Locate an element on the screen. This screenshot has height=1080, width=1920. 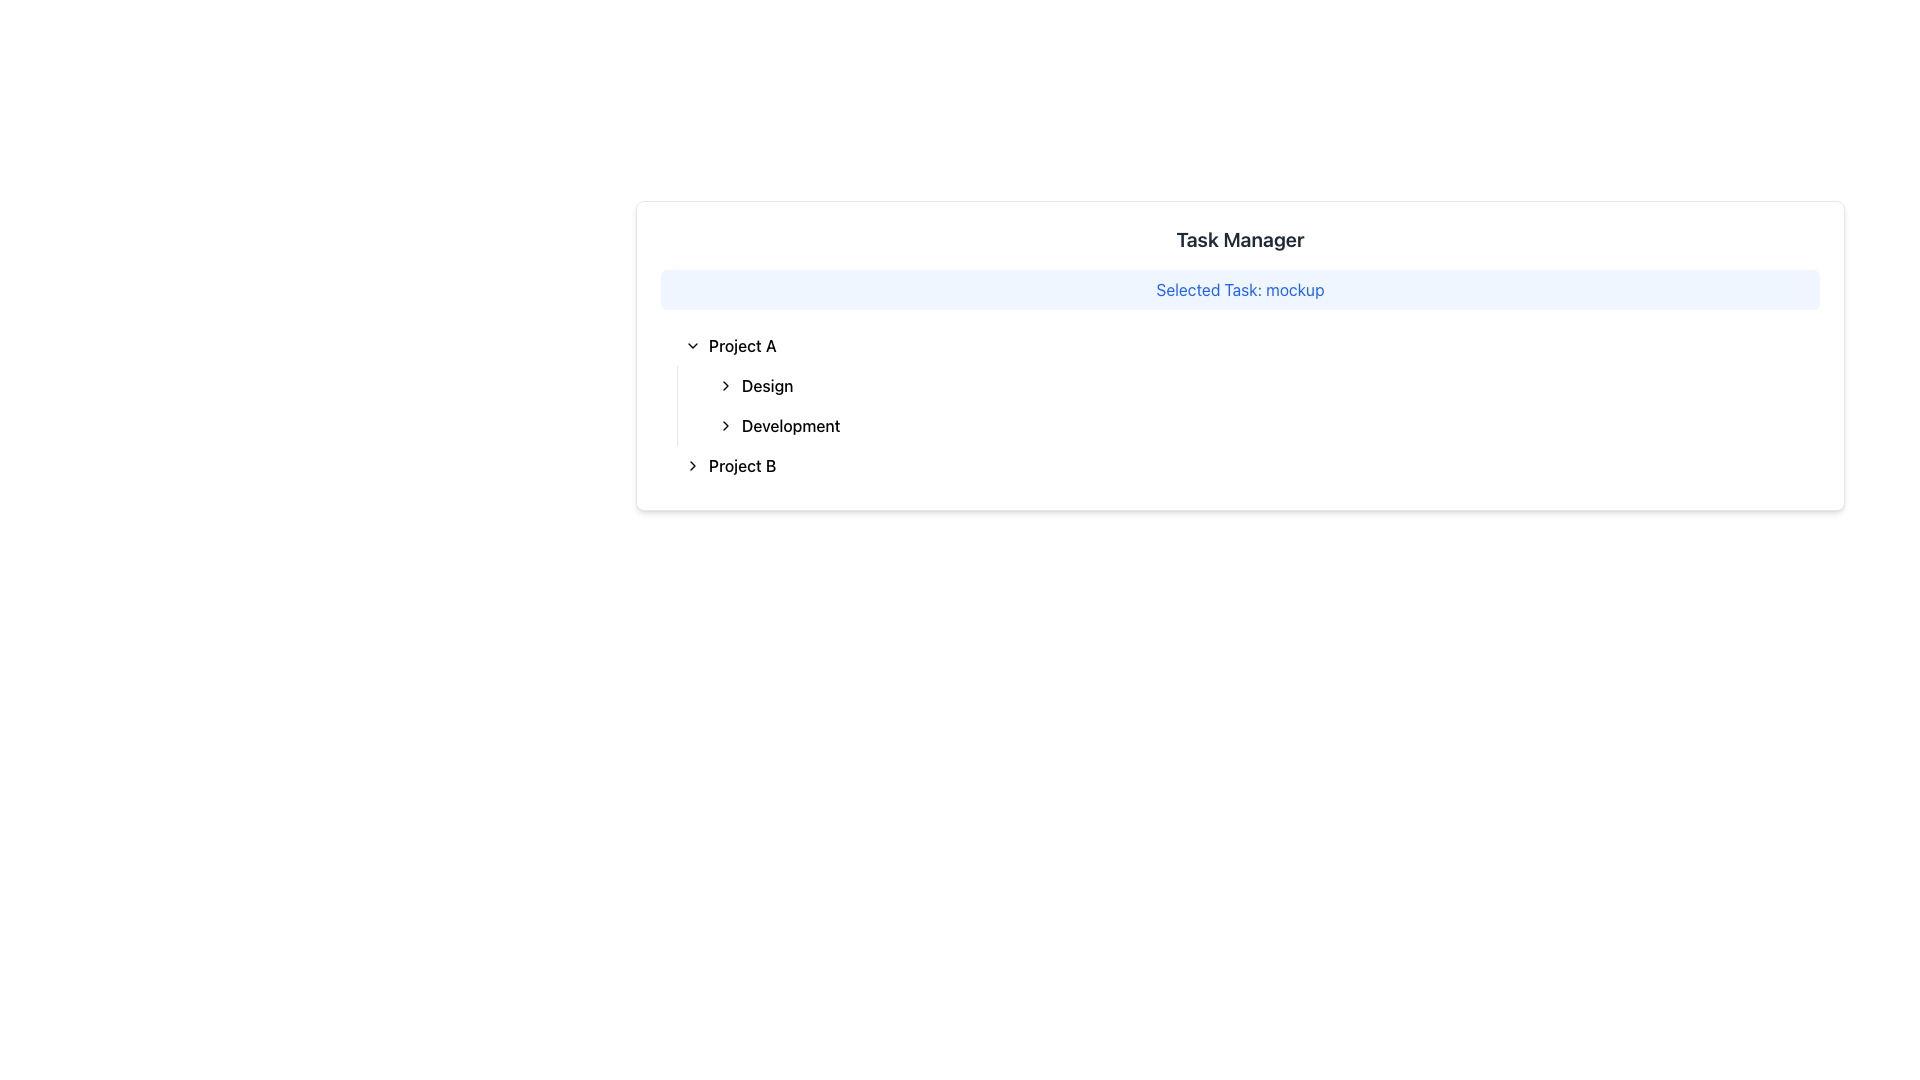
the downward-pointing chevron icon located to the left of the 'Project A' label to trigger the tooltip is located at coordinates (692, 345).